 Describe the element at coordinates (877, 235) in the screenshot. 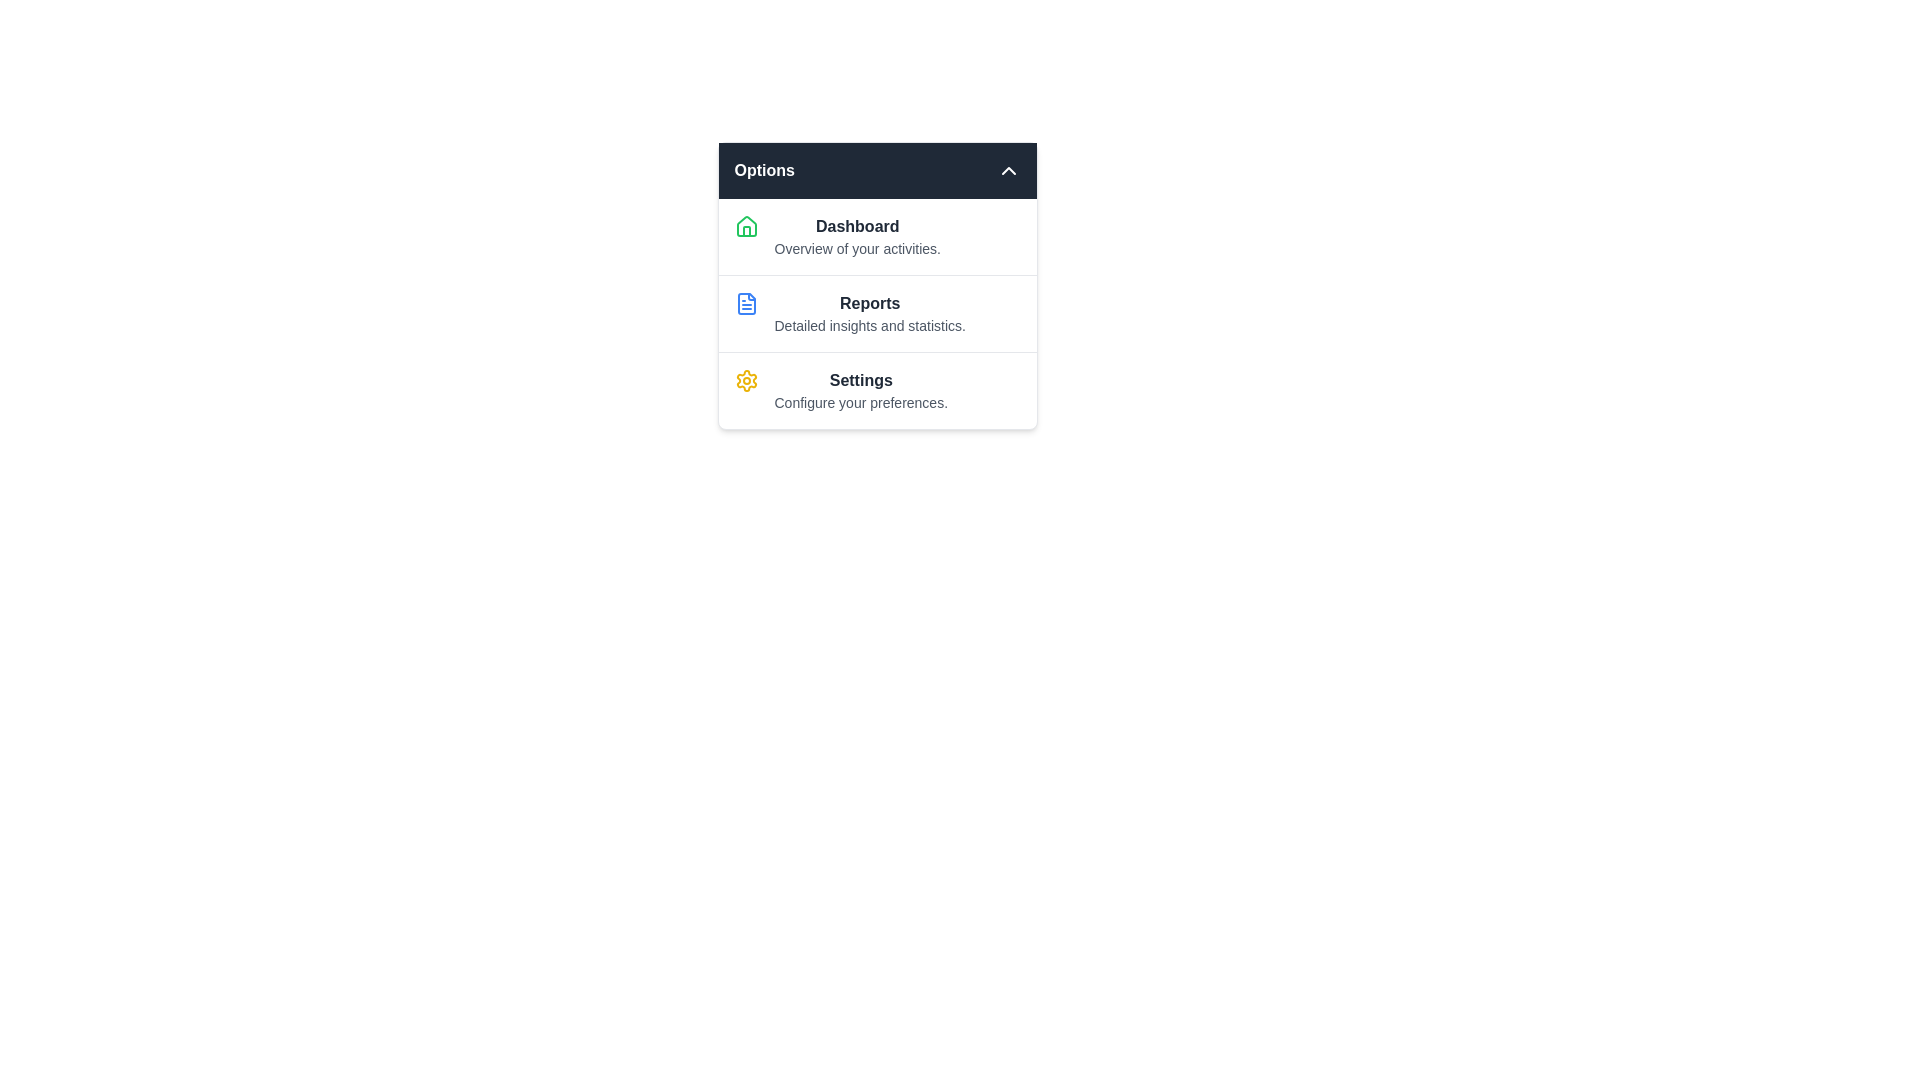

I see `the Navigation link located at the top of the 'Options' menu` at that location.